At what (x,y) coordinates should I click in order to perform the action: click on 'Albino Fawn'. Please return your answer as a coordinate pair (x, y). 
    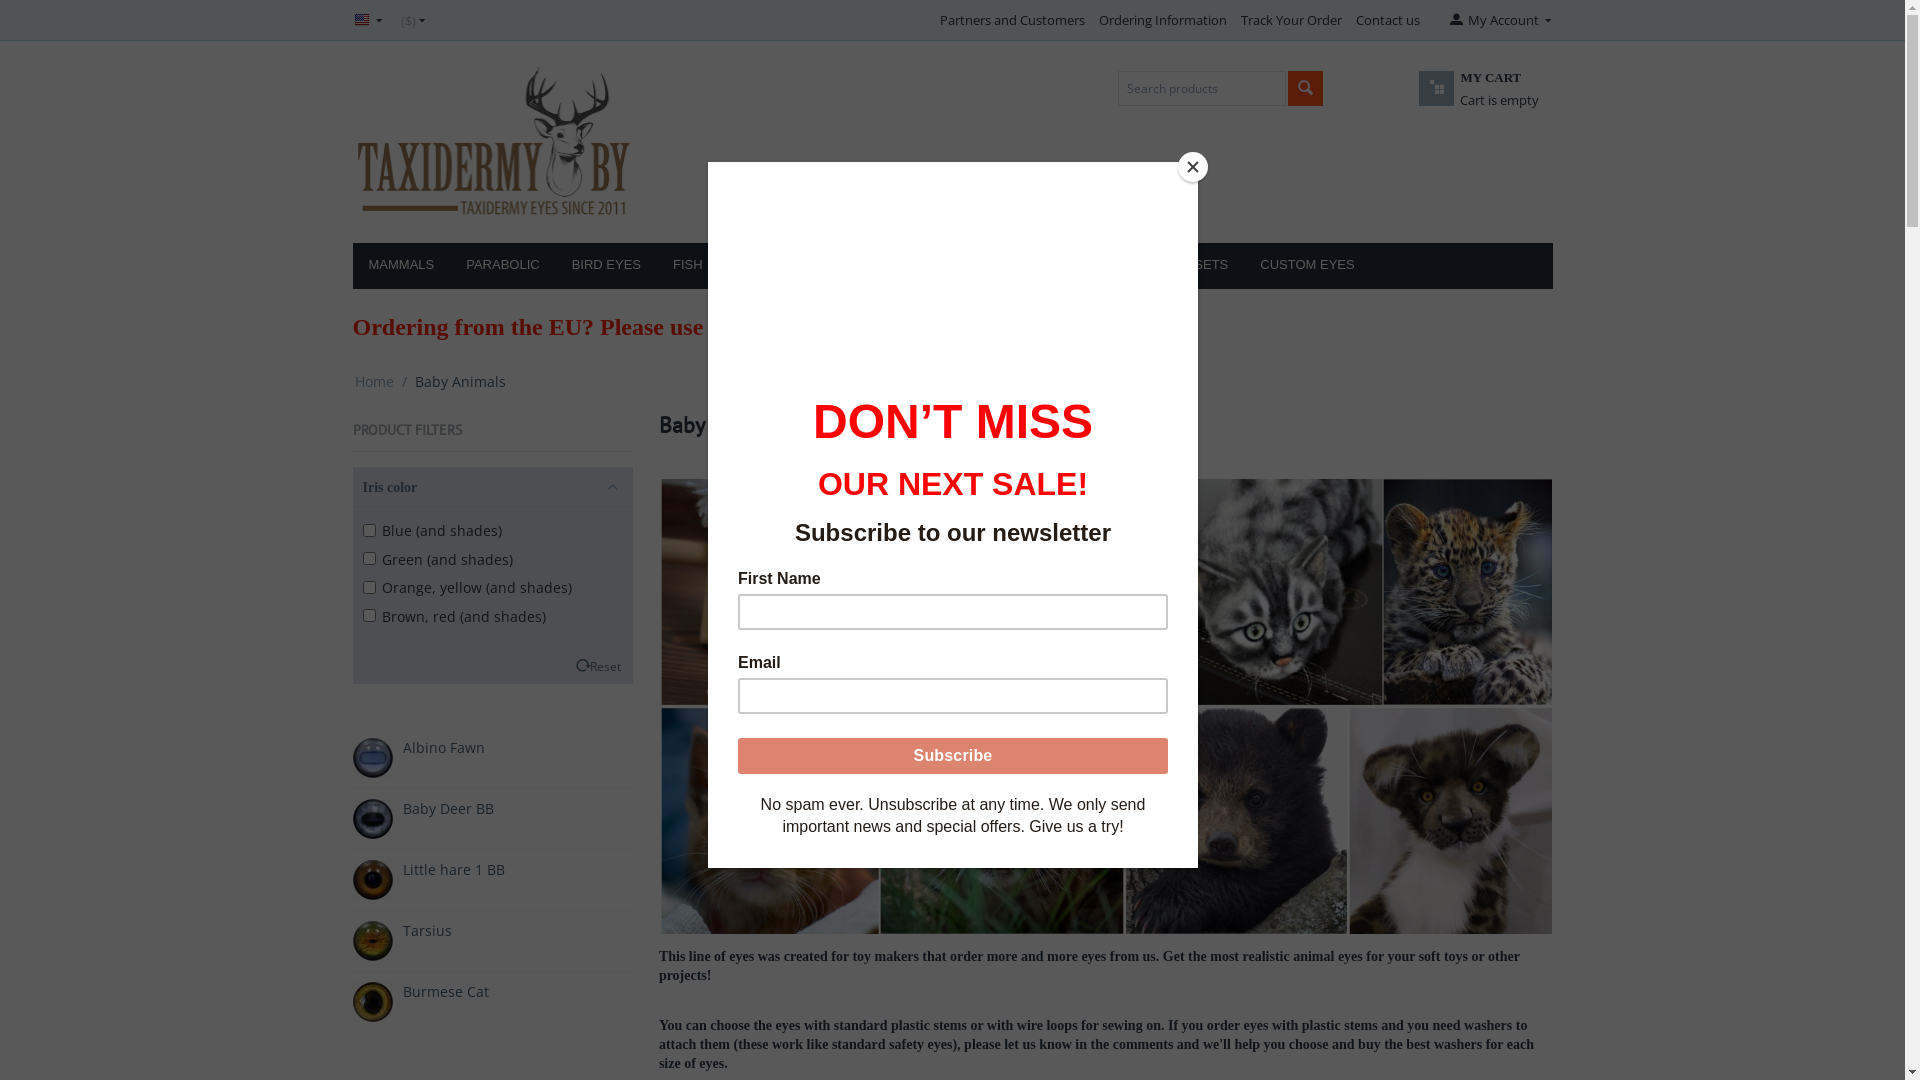
    Looking at the image, I should click on (441, 747).